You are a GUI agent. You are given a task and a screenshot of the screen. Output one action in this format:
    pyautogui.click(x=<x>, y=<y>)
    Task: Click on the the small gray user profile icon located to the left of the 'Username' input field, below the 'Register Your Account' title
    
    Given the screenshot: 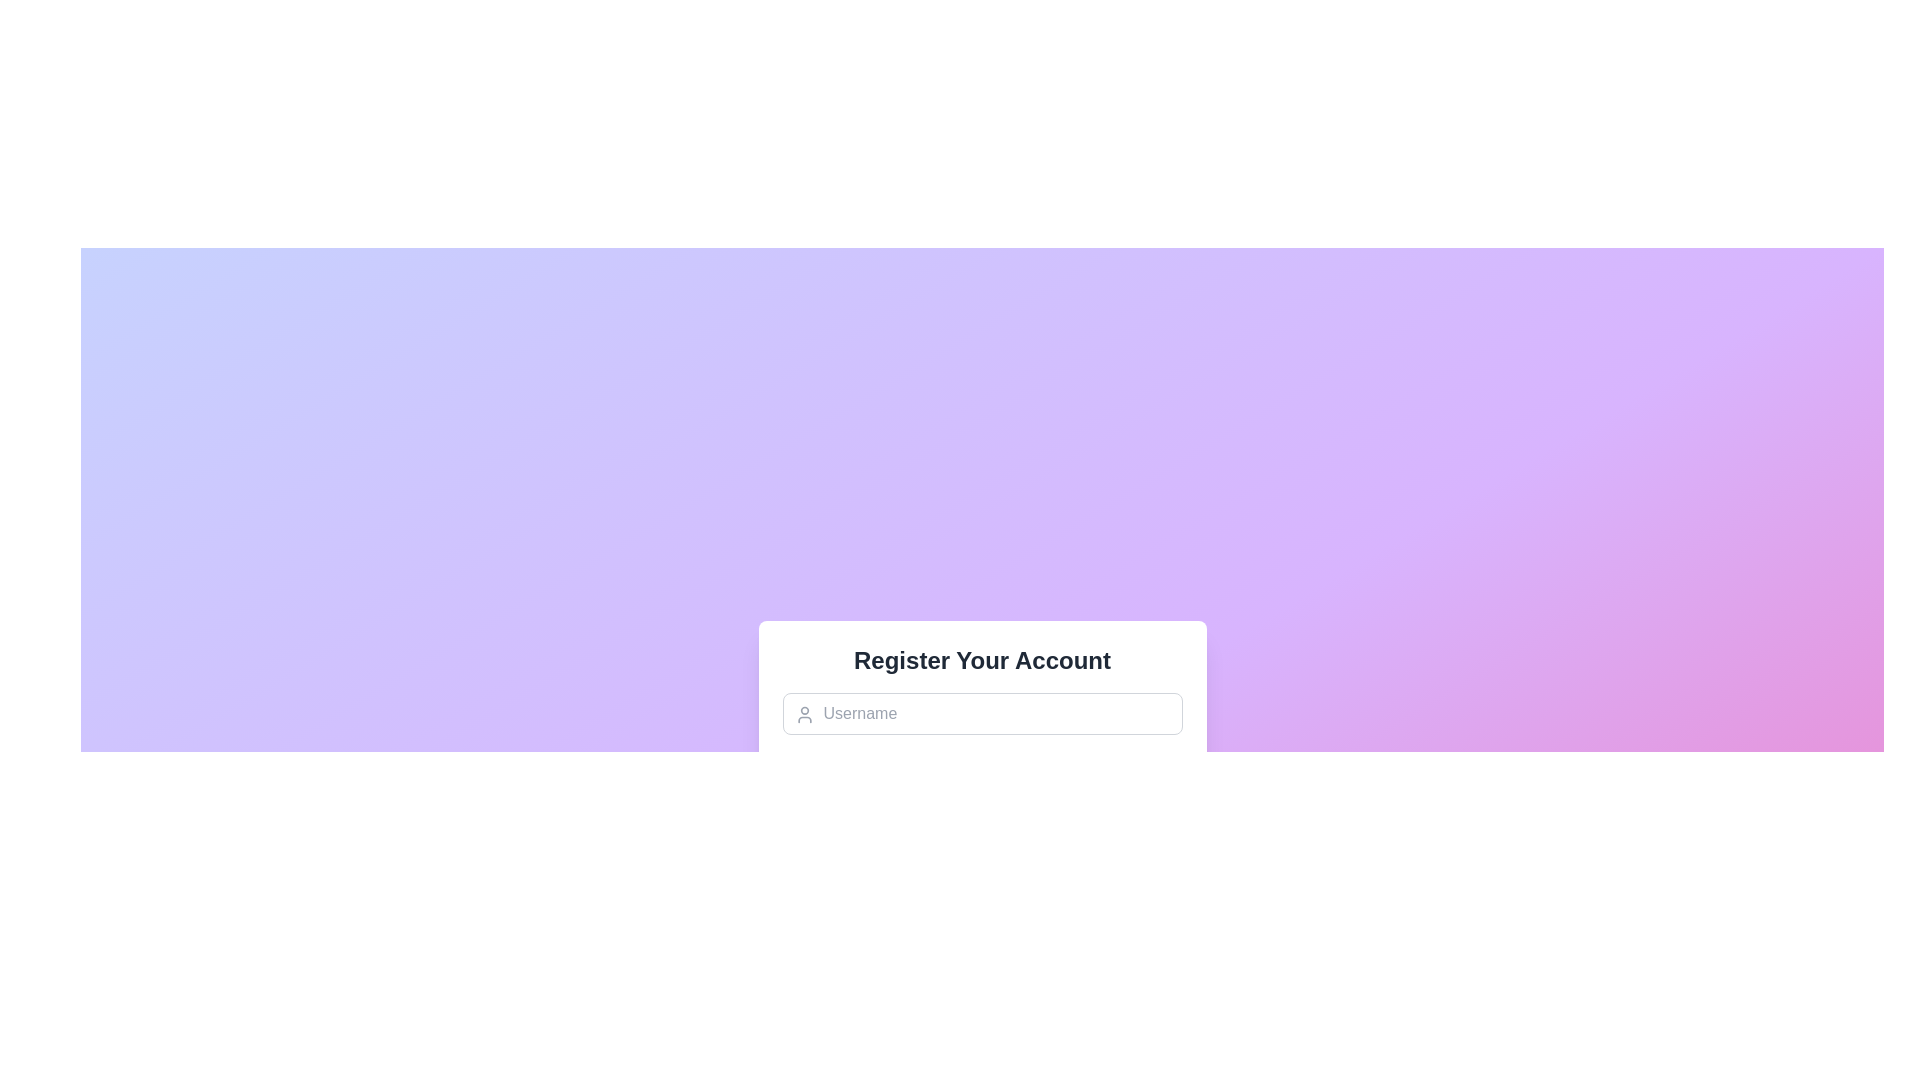 What is the action you would take?
    pyautogui.click(x=804, y=713)
    